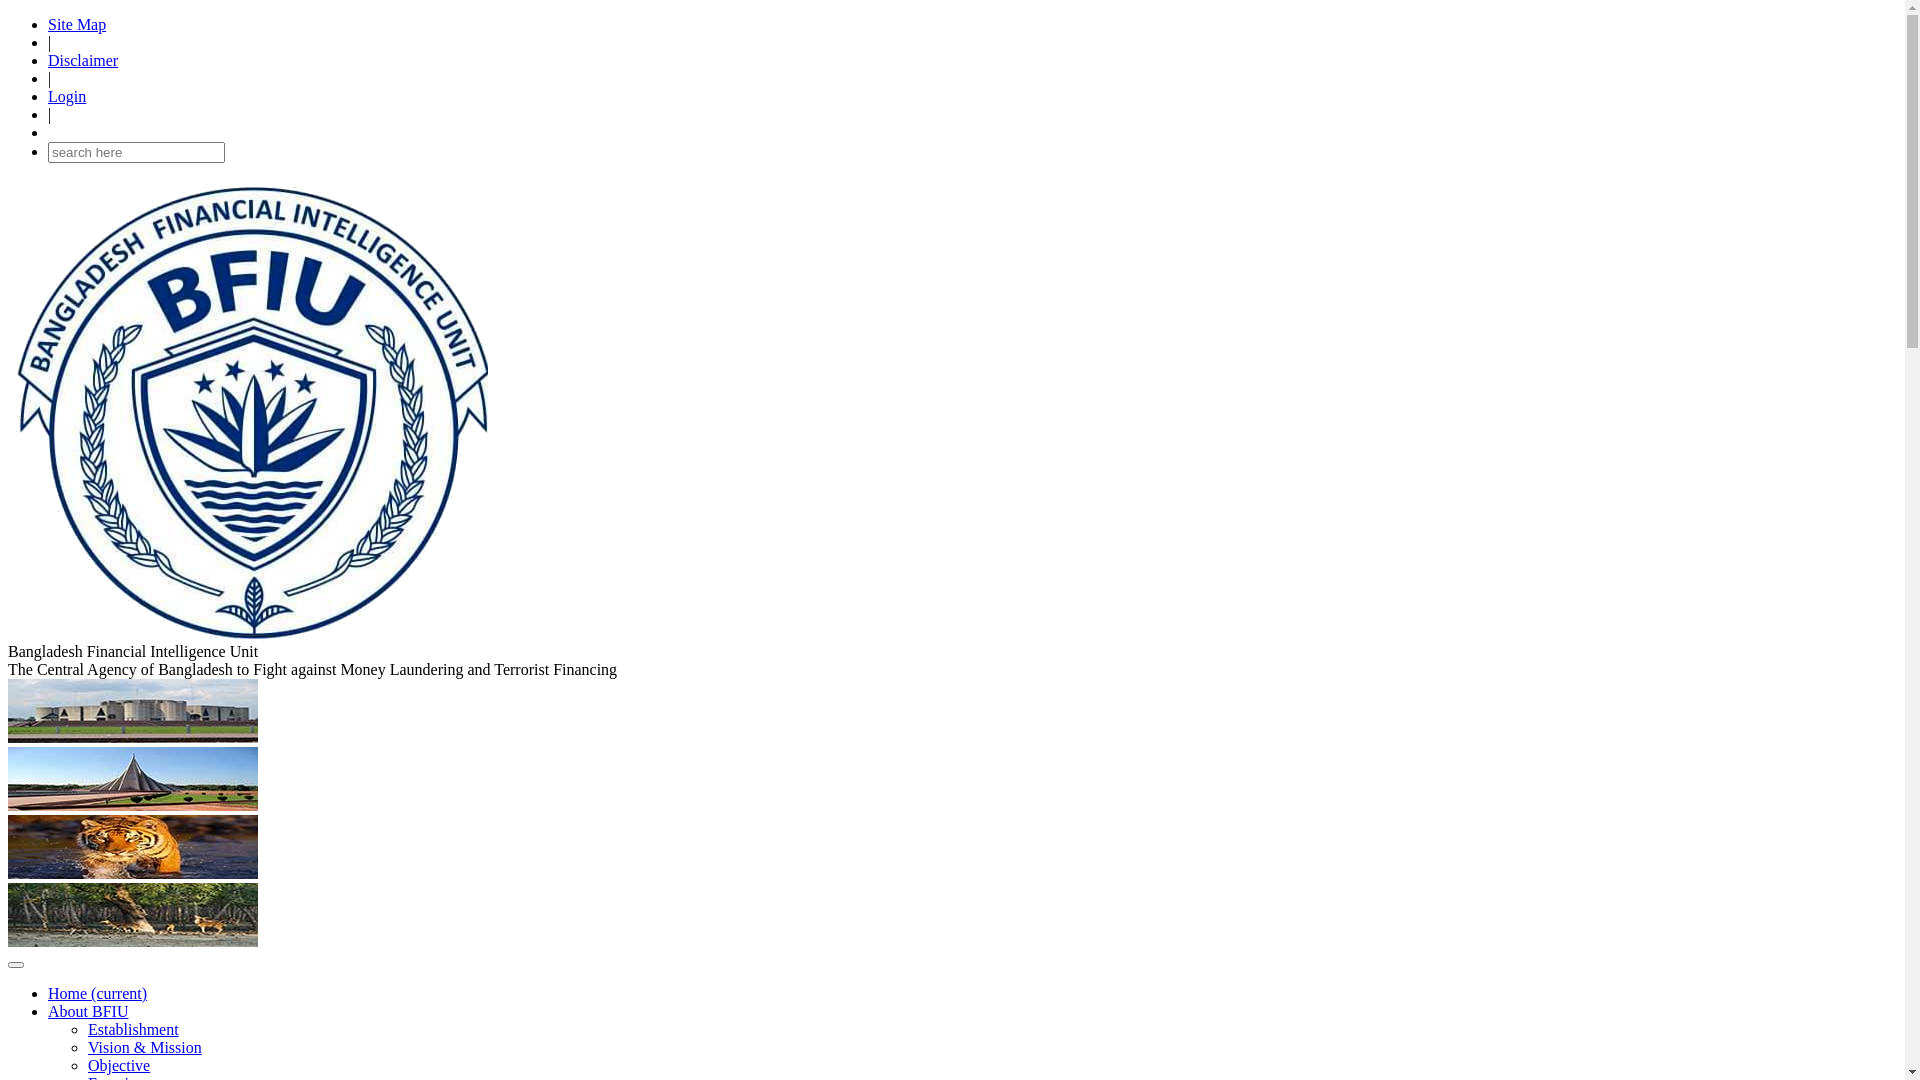 The height and width of the screenshot is (1080, 1920). I want to click on 'About BFIU', so click(86, 1011).